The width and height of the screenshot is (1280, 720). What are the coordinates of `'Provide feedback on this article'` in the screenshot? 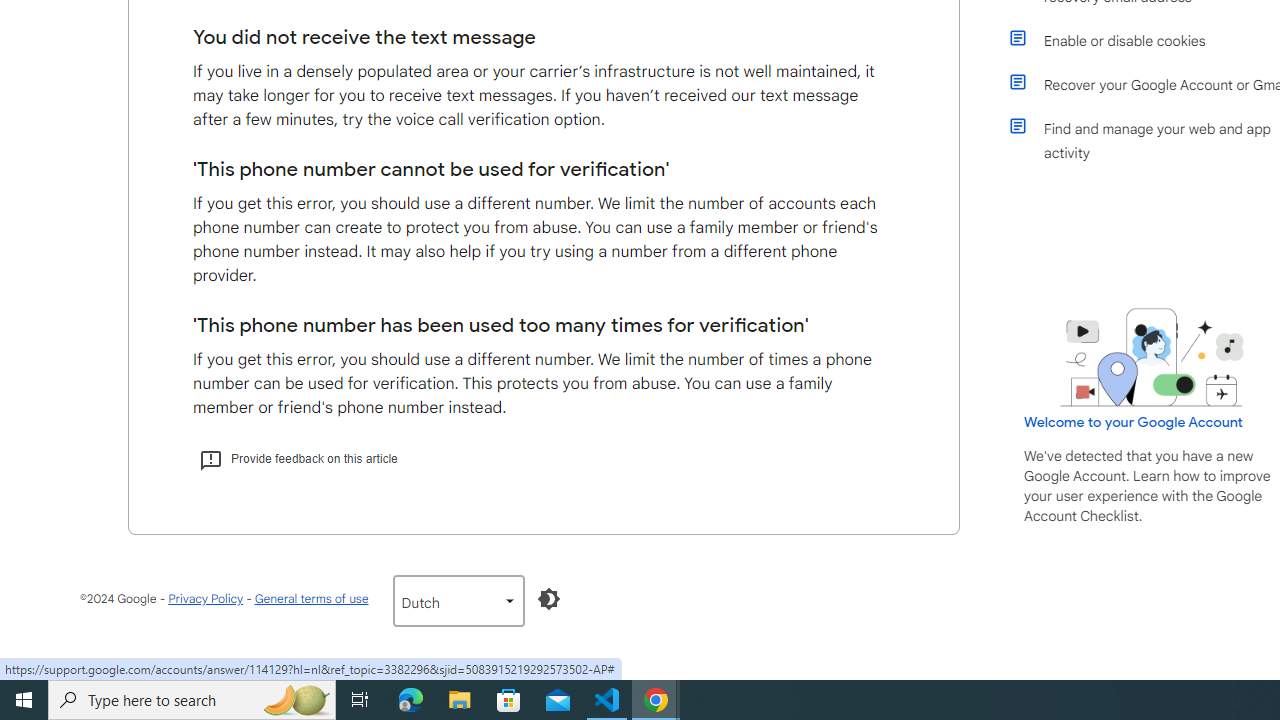 It's located at (297, 458).